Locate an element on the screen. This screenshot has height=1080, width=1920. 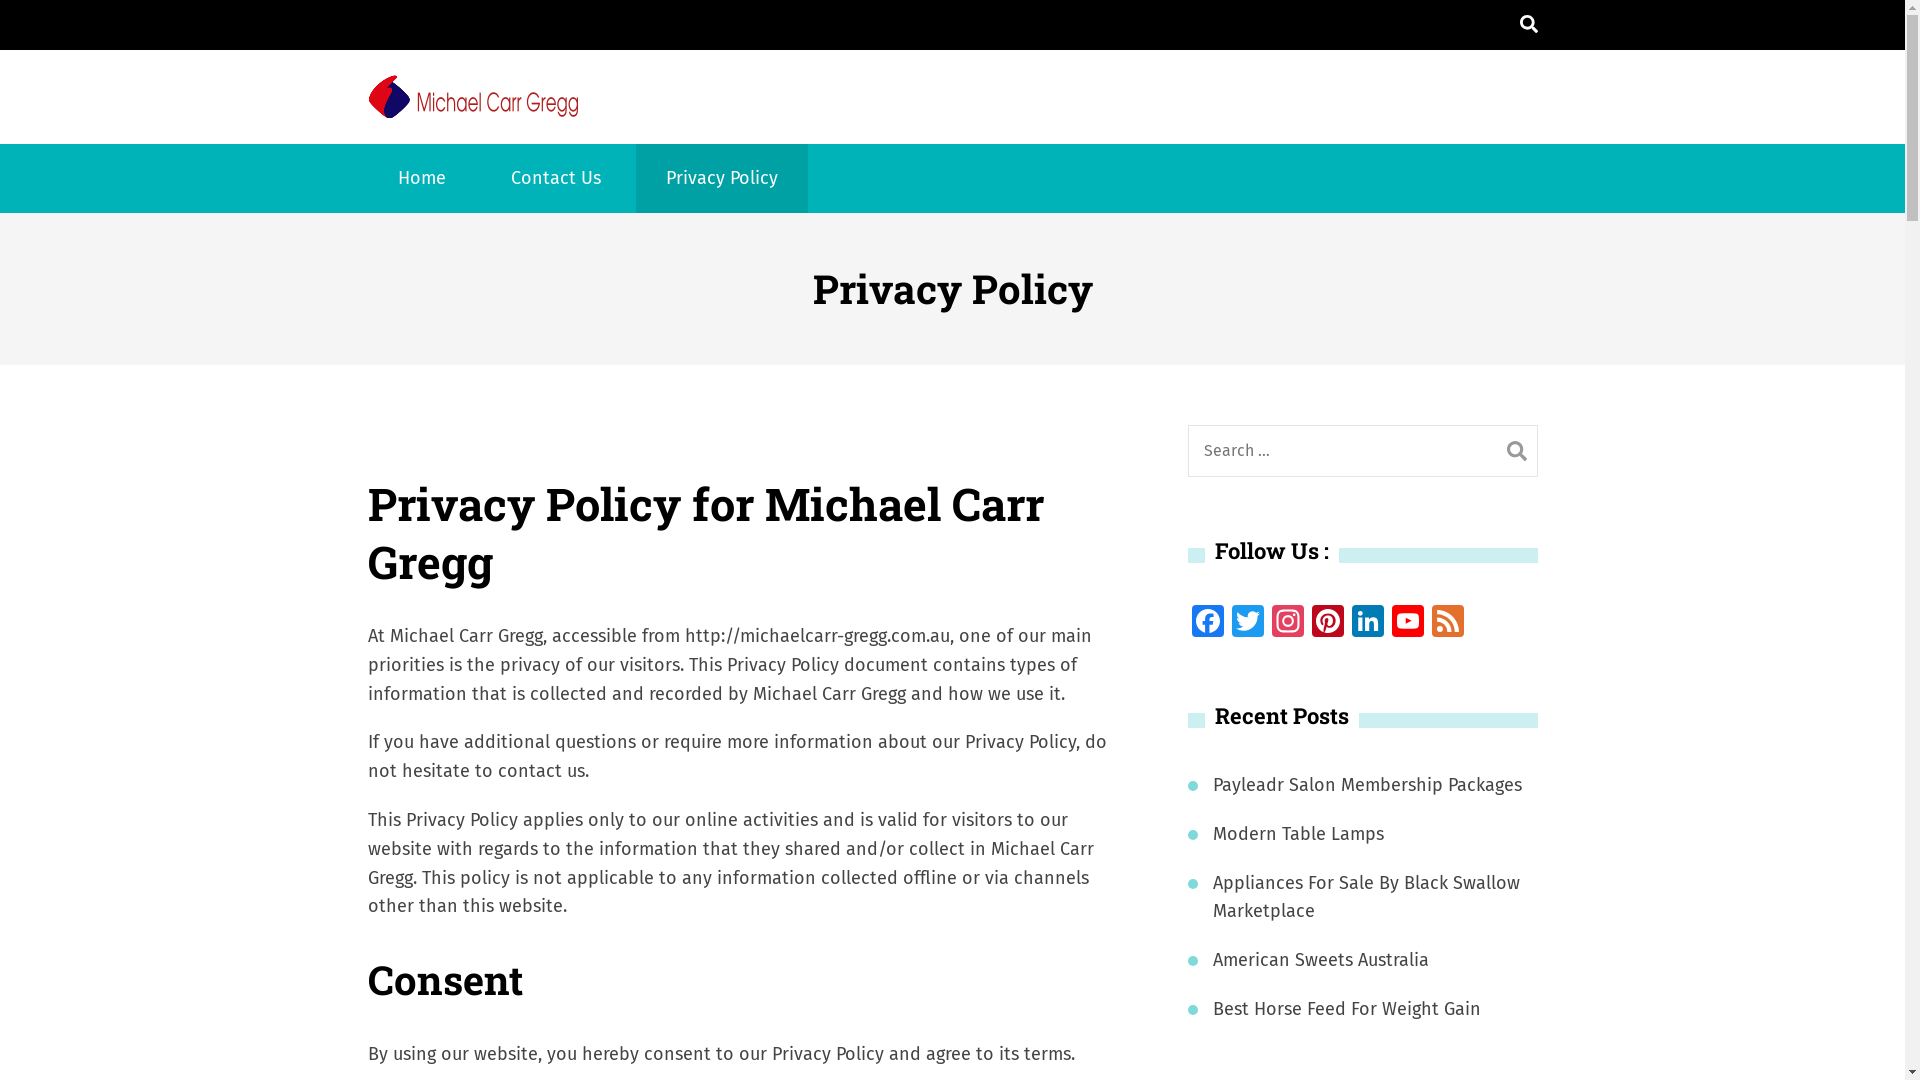
'Feed' is located at coordinates (1448, 622).